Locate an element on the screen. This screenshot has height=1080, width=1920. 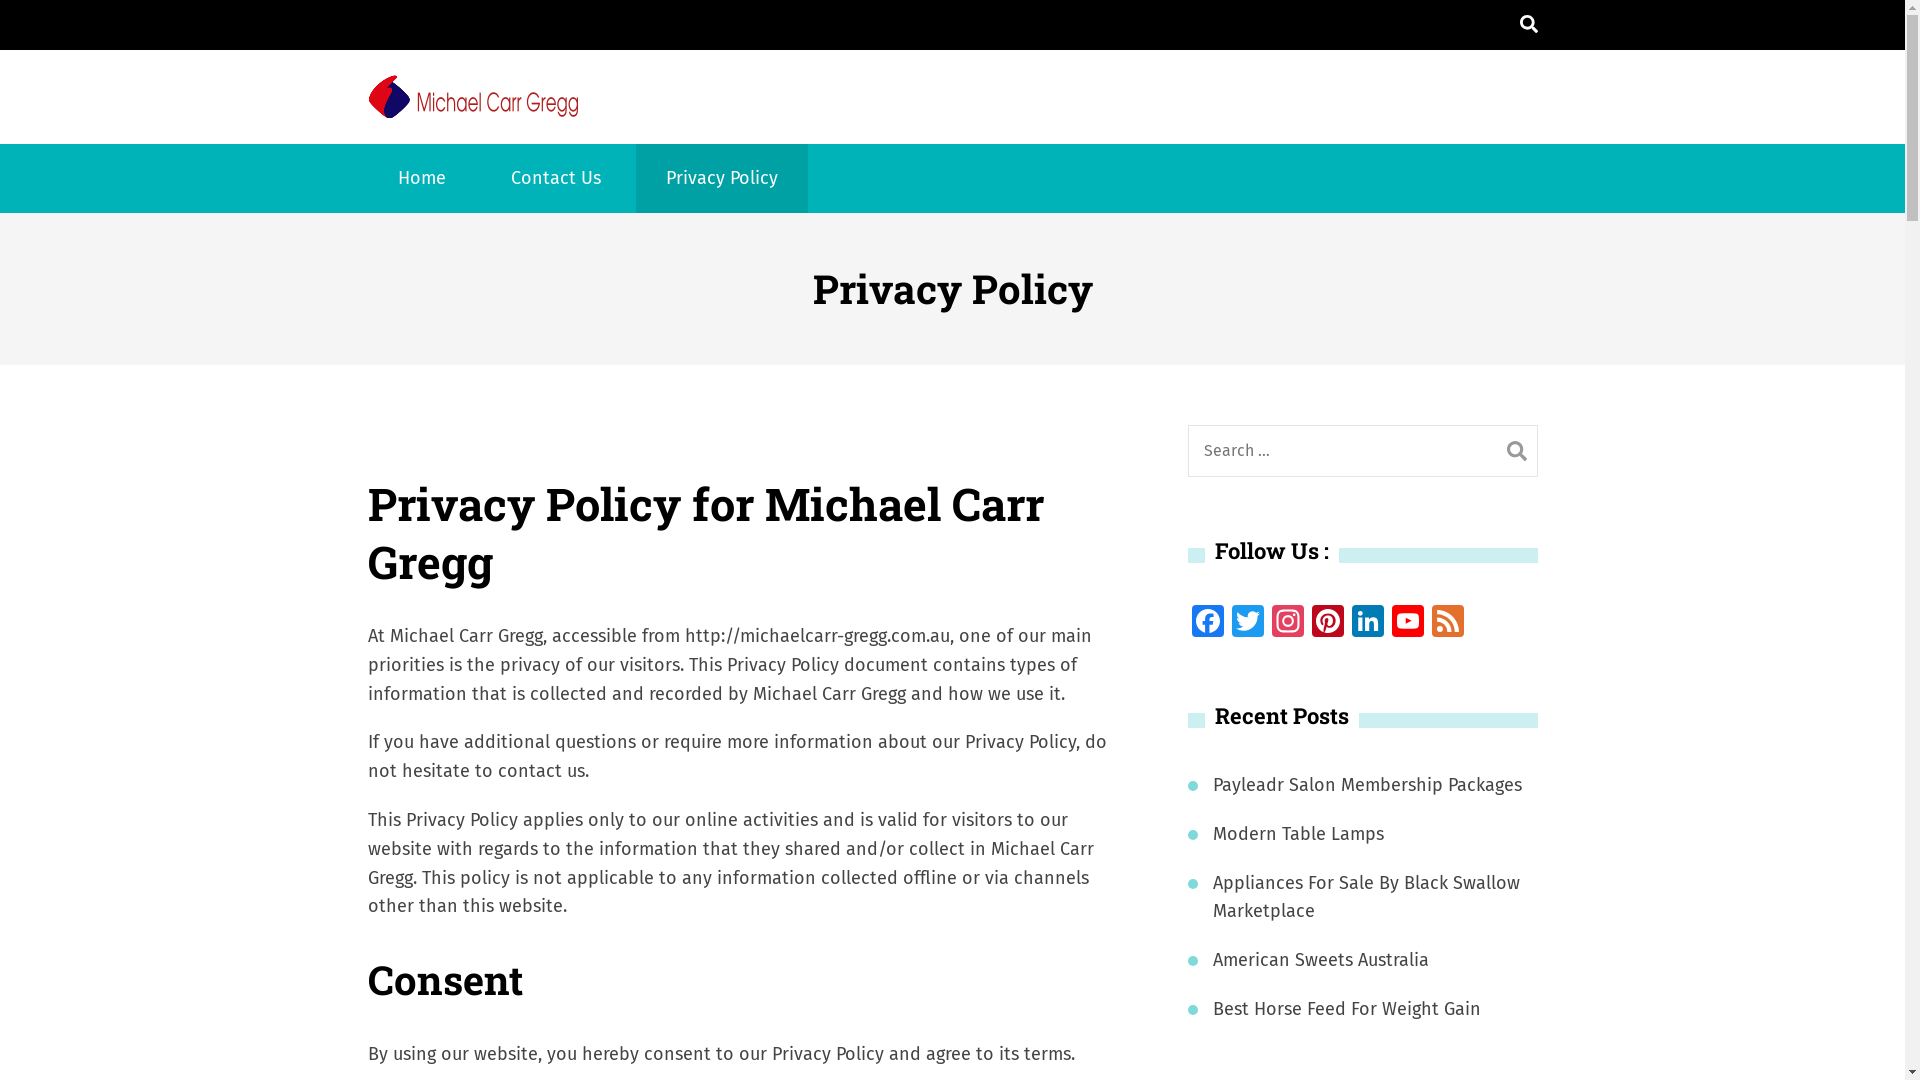
'Feed' is located at coordinates (1448, 622).